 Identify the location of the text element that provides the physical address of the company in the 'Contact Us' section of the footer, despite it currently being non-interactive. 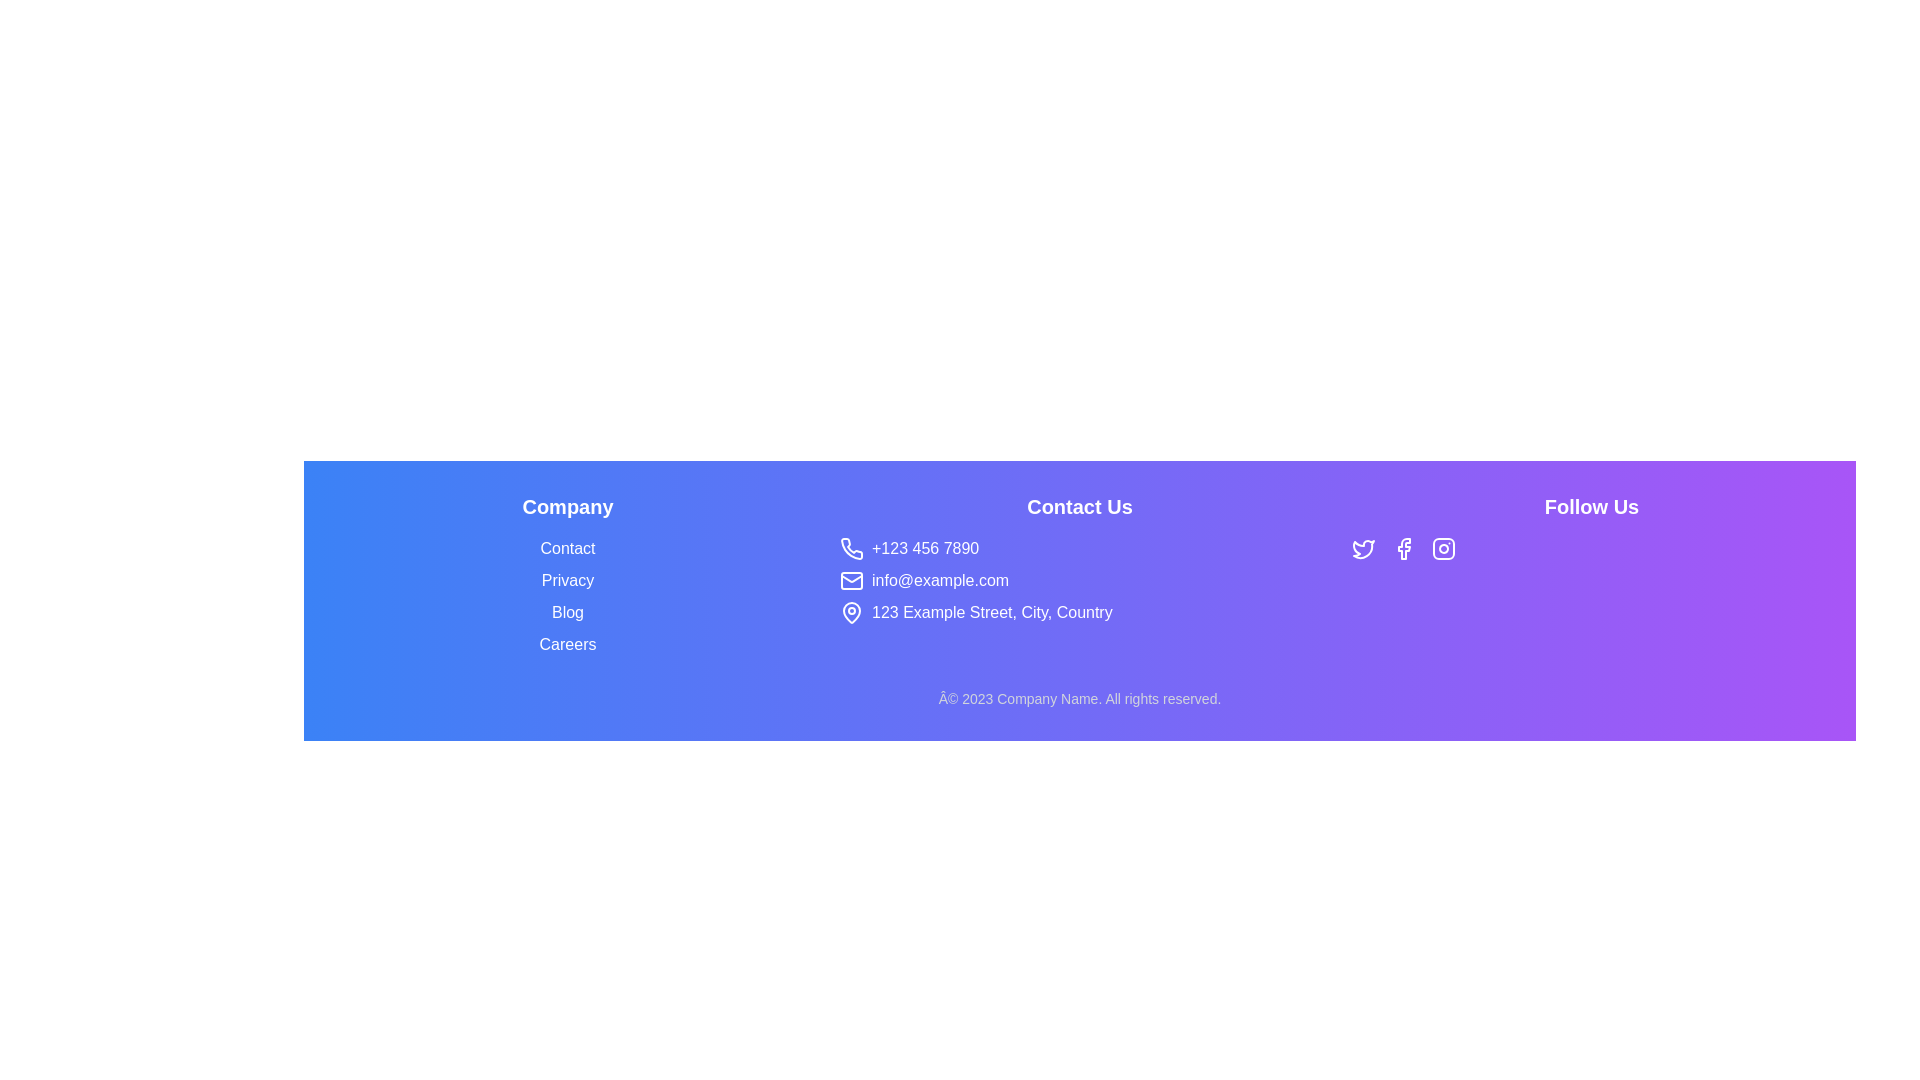
(992, 612).